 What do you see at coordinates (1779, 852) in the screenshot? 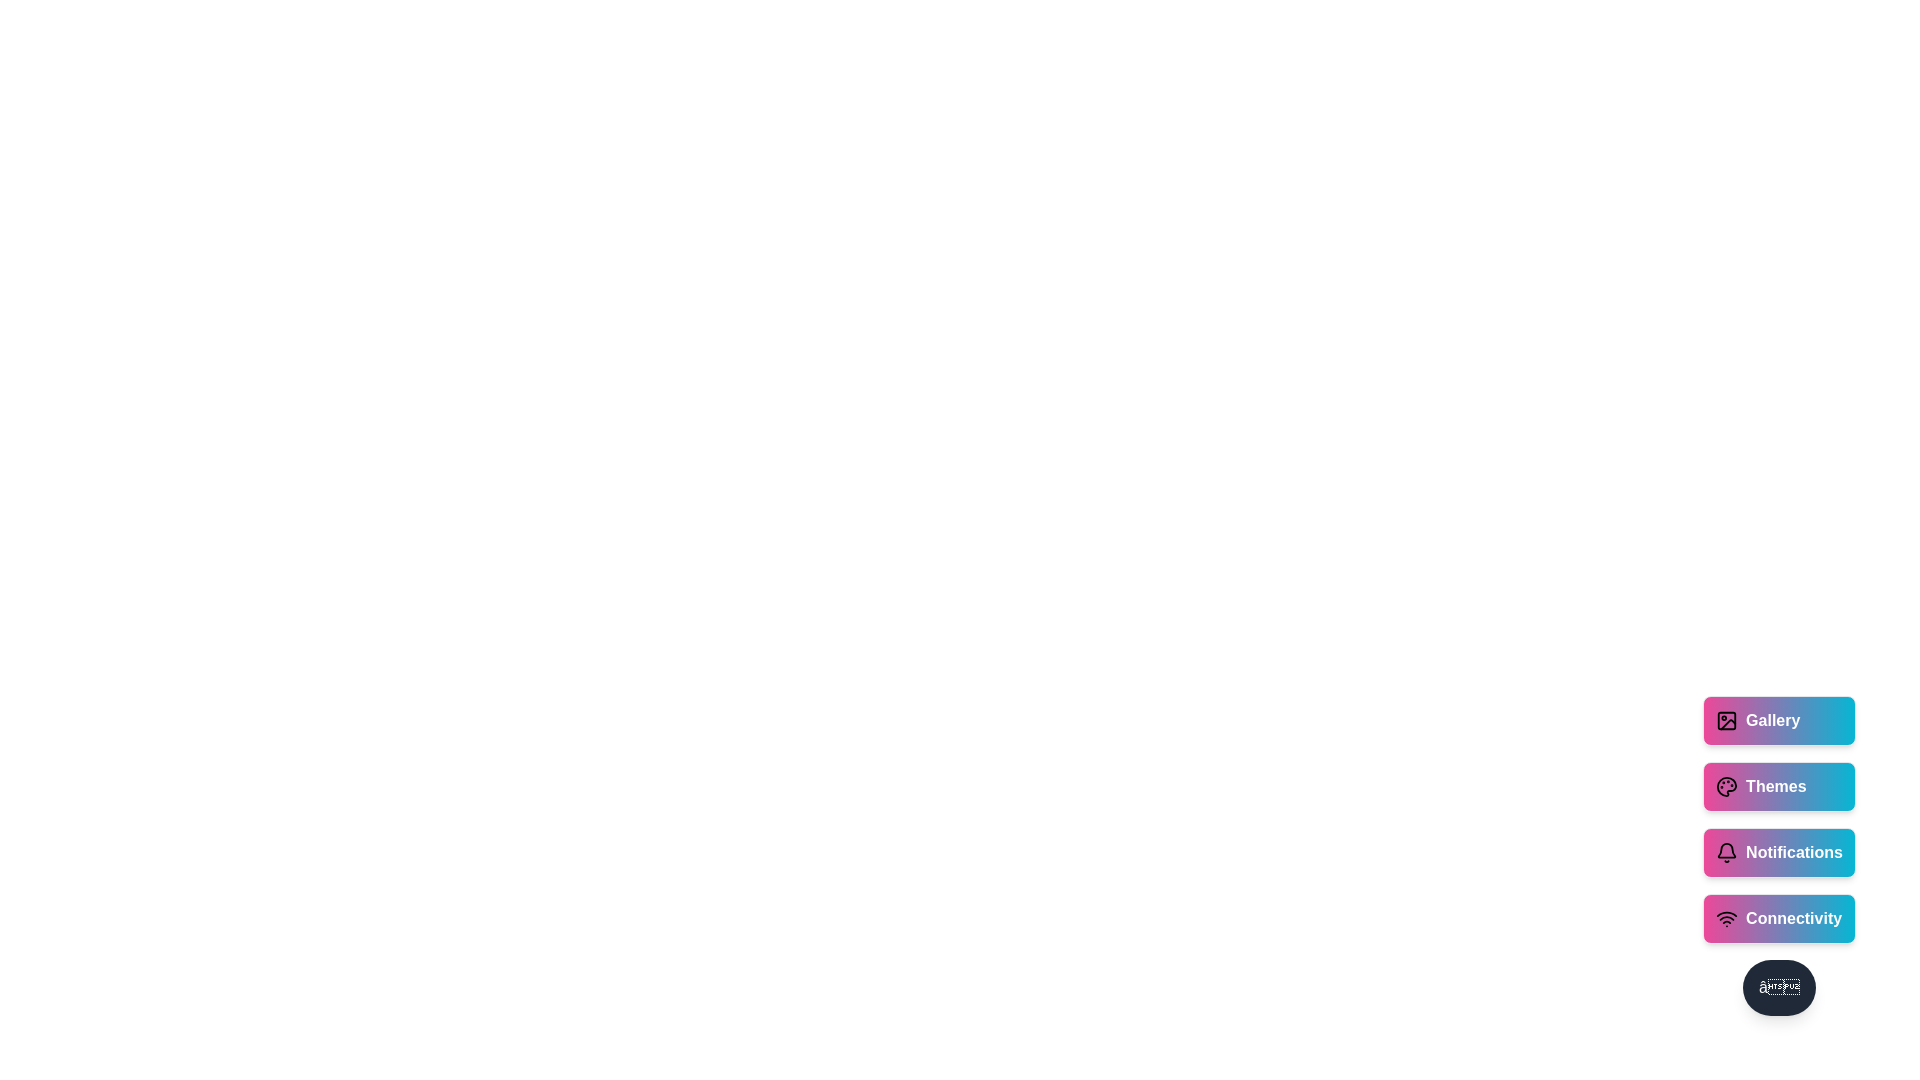
I see `the 'Notifications' button` at bounding box center [1779, 852].